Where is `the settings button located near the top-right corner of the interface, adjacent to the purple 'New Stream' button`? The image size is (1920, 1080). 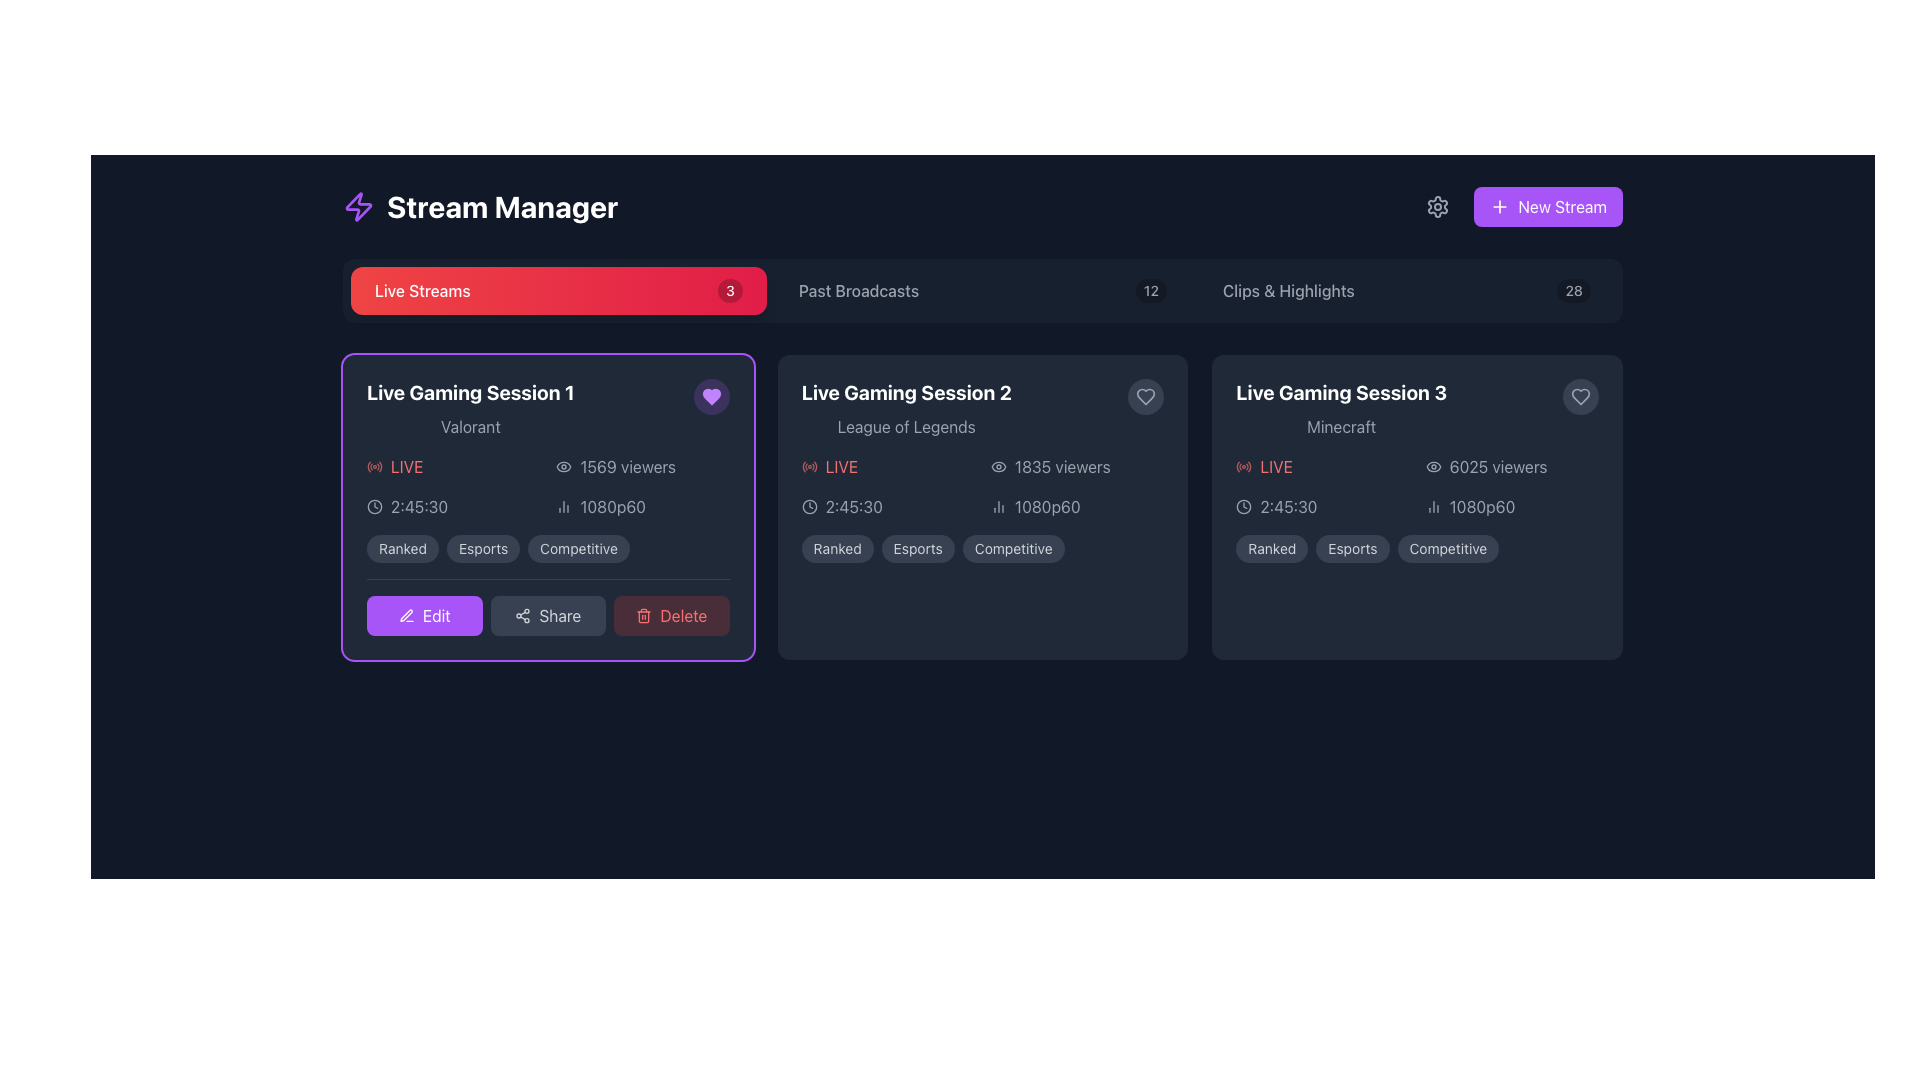
the settings button located near the top-right corner of the interface, adjacent to the purple 'New Stream' button is located at coordinates (1437, 207).